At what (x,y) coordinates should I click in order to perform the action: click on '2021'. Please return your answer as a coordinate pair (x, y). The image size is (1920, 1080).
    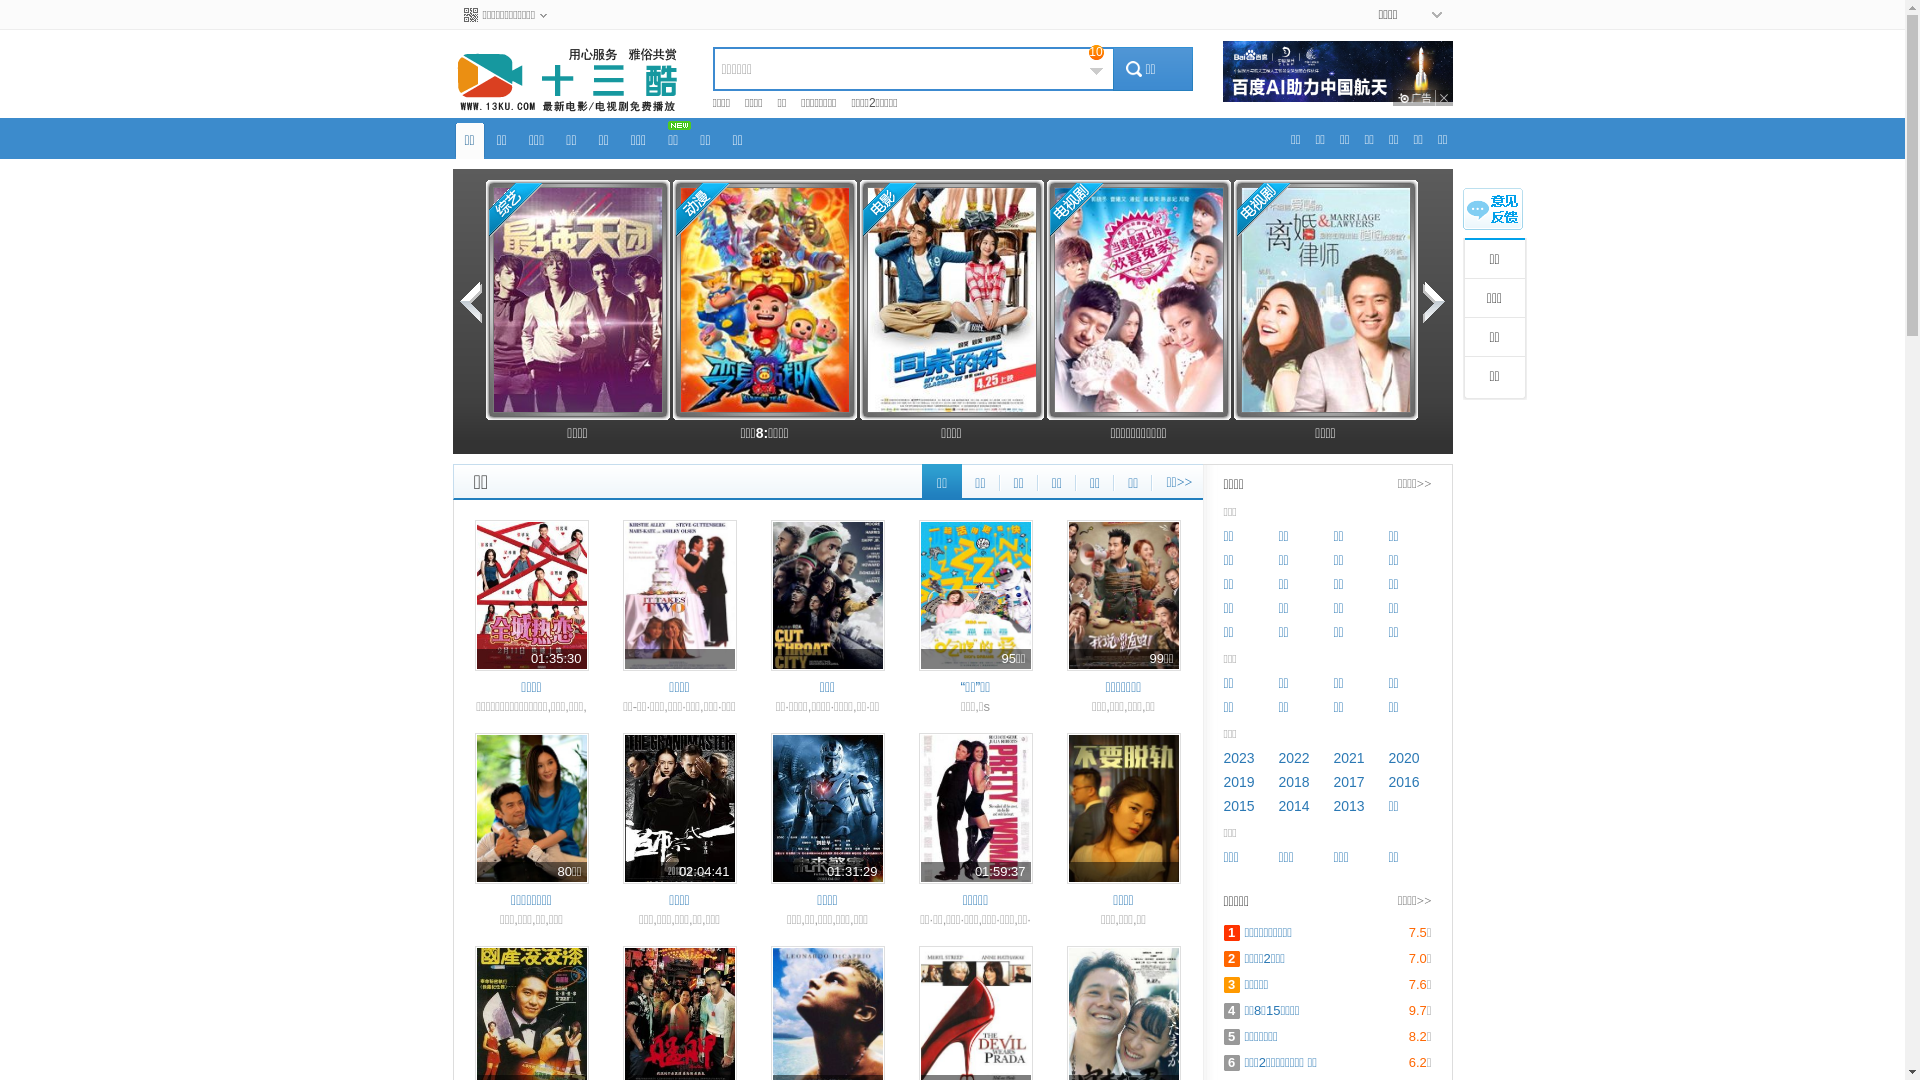
    Looking at the image, I should click on (1349, 758).